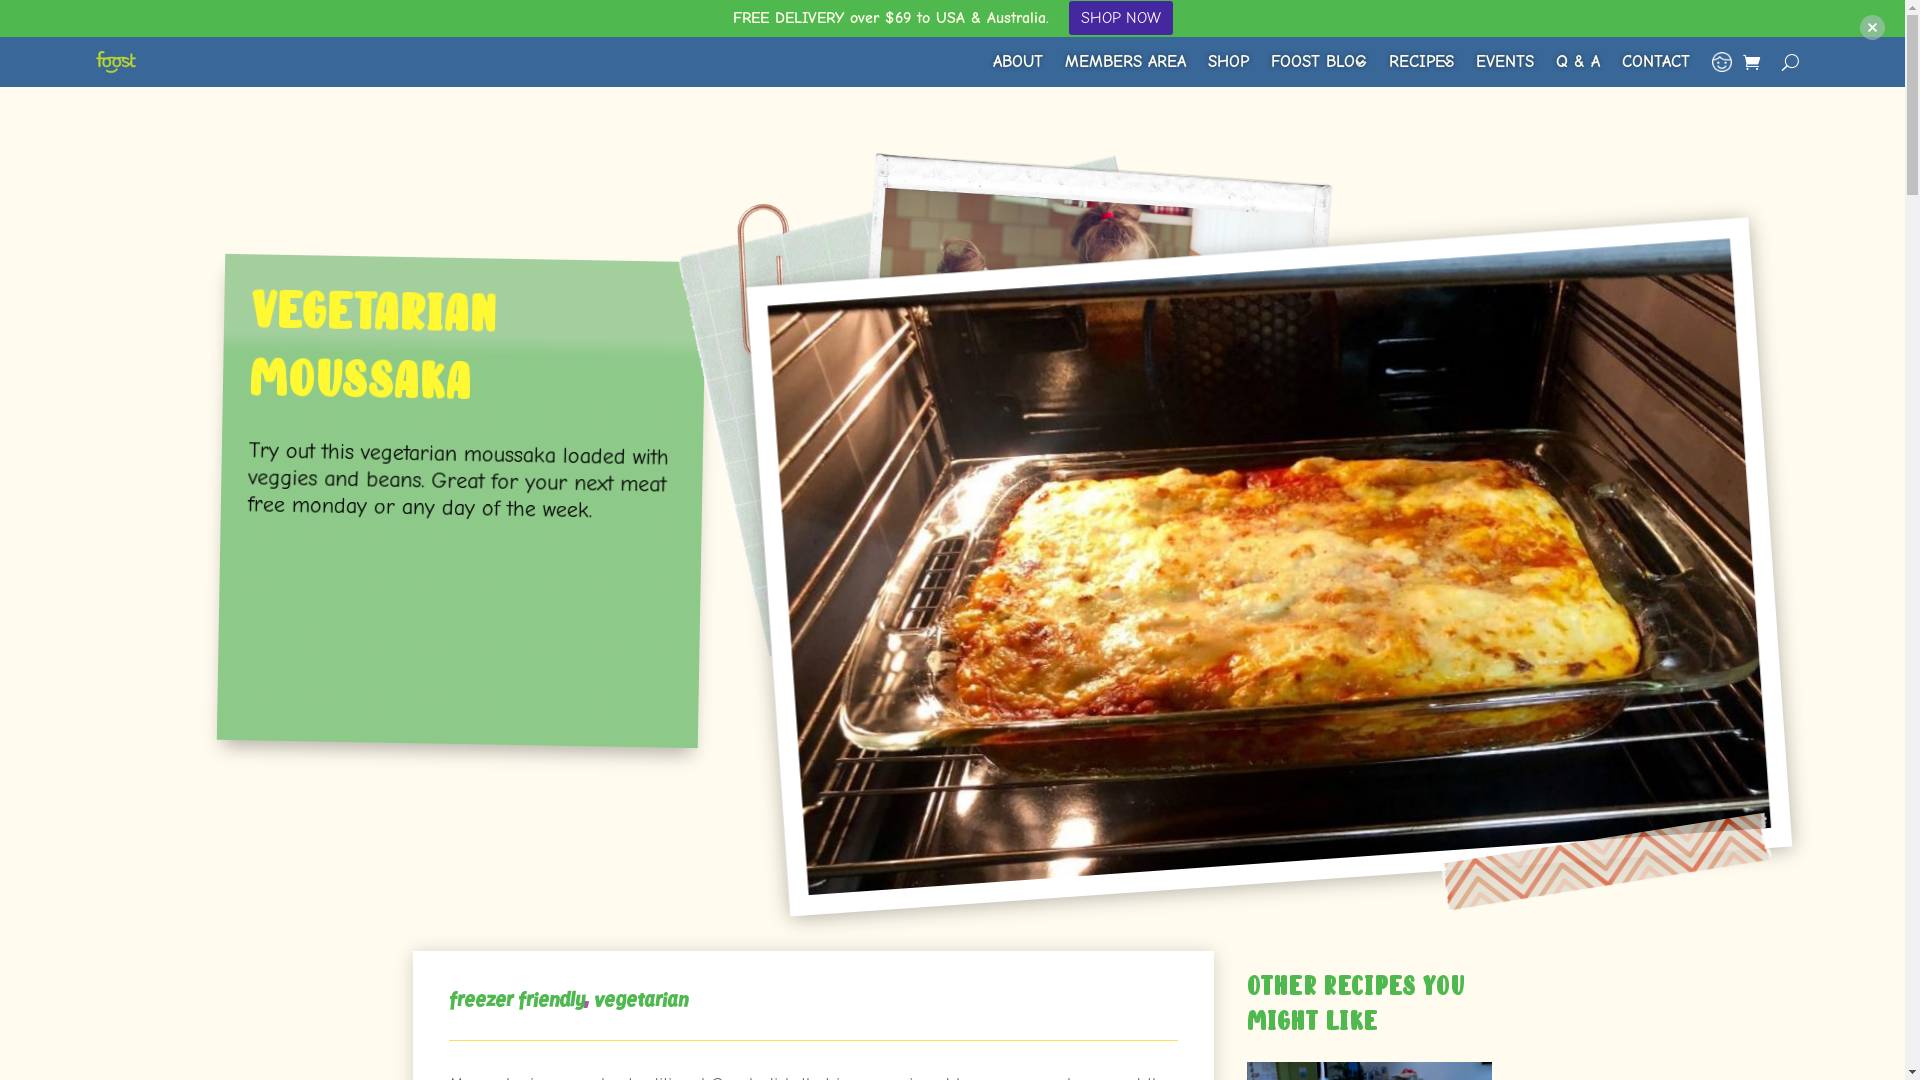 This screenshot has height=1080, width=1920. Describe the element at coordinates (1505, 60) in the screenshot. I see `'EVENTS'` at that location.